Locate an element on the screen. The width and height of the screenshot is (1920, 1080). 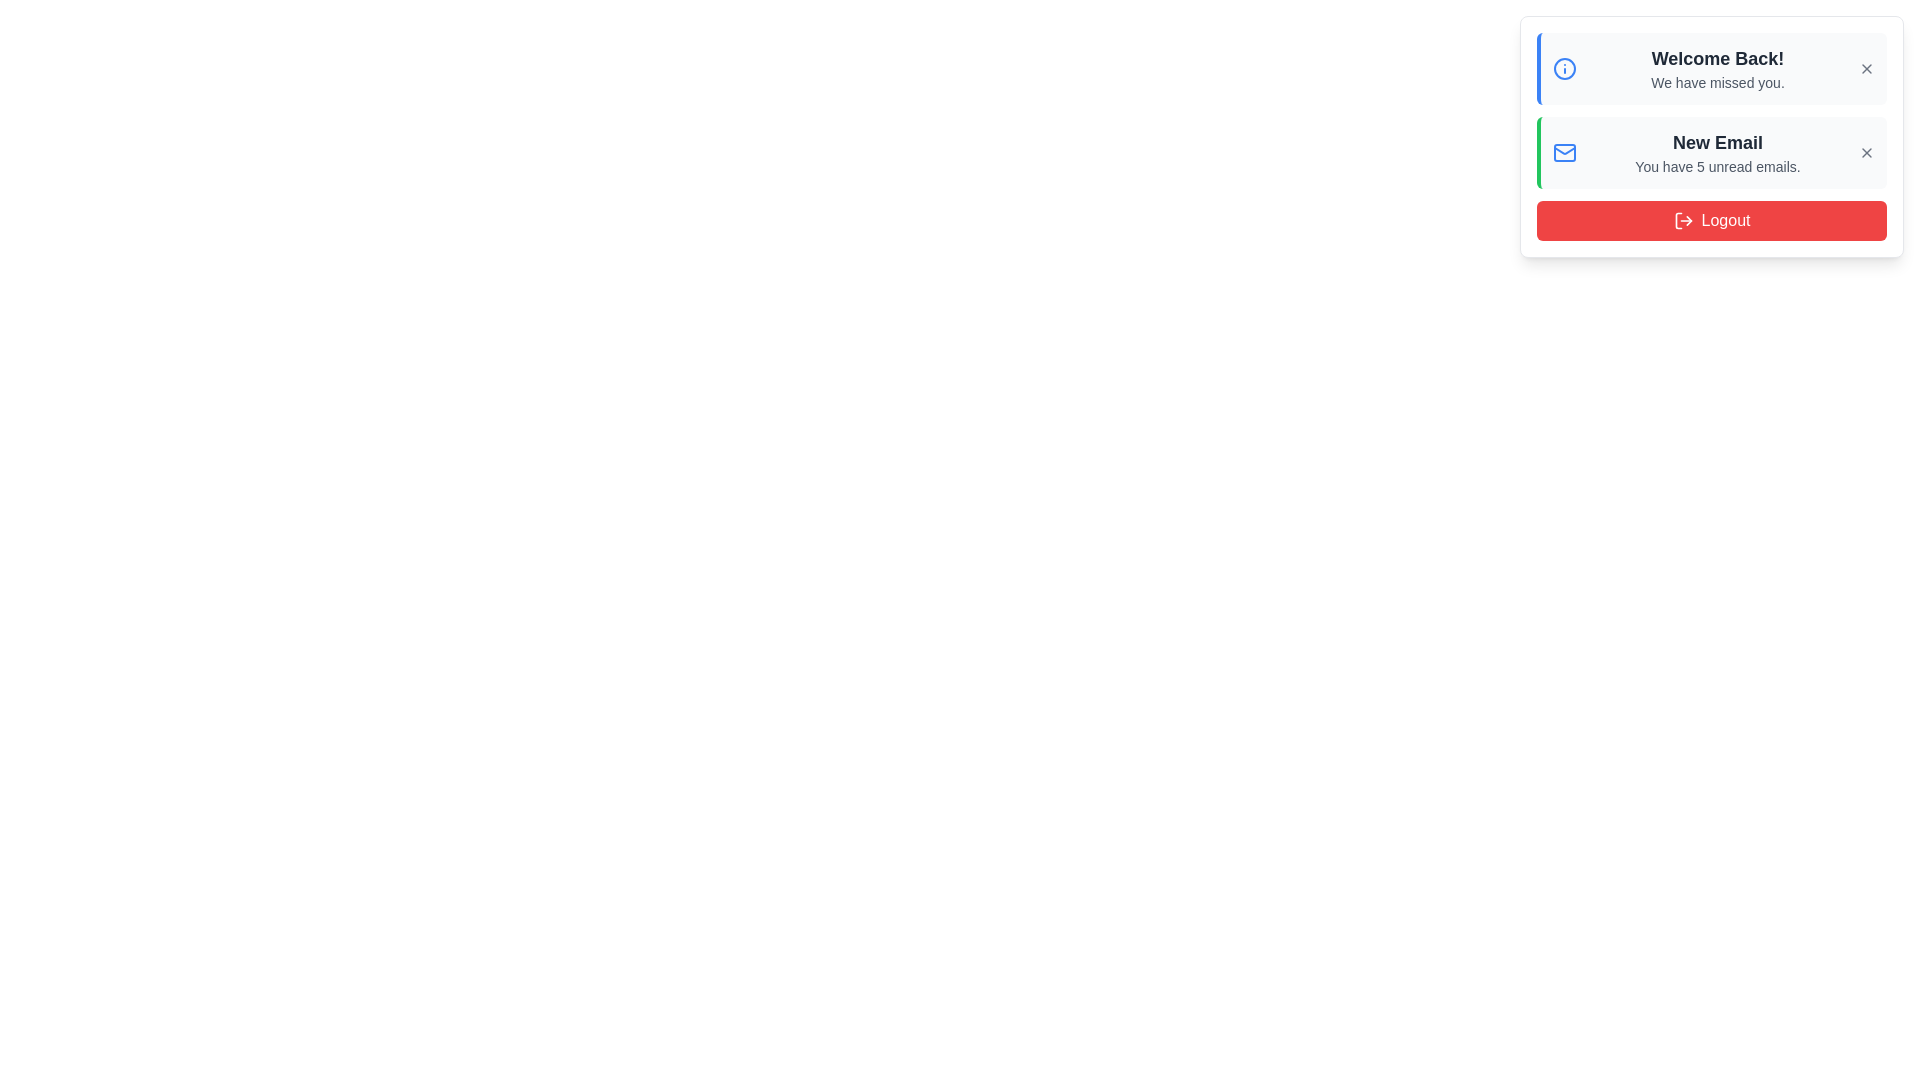
the Notification panel that features a light gray background with rounded corners, a bold title 'Welcome Back!', a subtitle 'We have missed you.', a vertical blue line on the left, and an information icon next to the title is located at coordinates (1711, 68).